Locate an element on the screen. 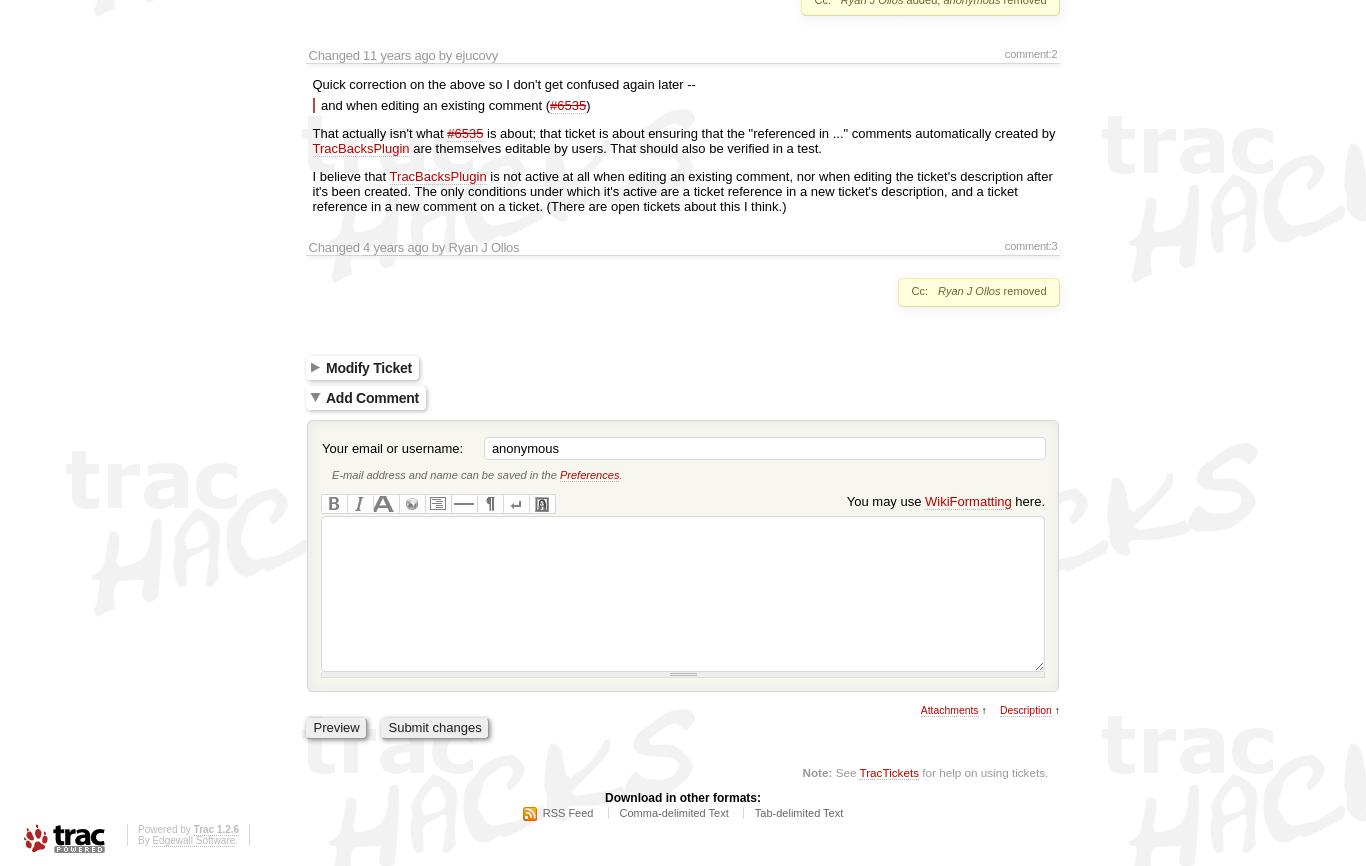 The height and width of the screenshot is (866, 1366). ')' is located at coordinates (585, 104).